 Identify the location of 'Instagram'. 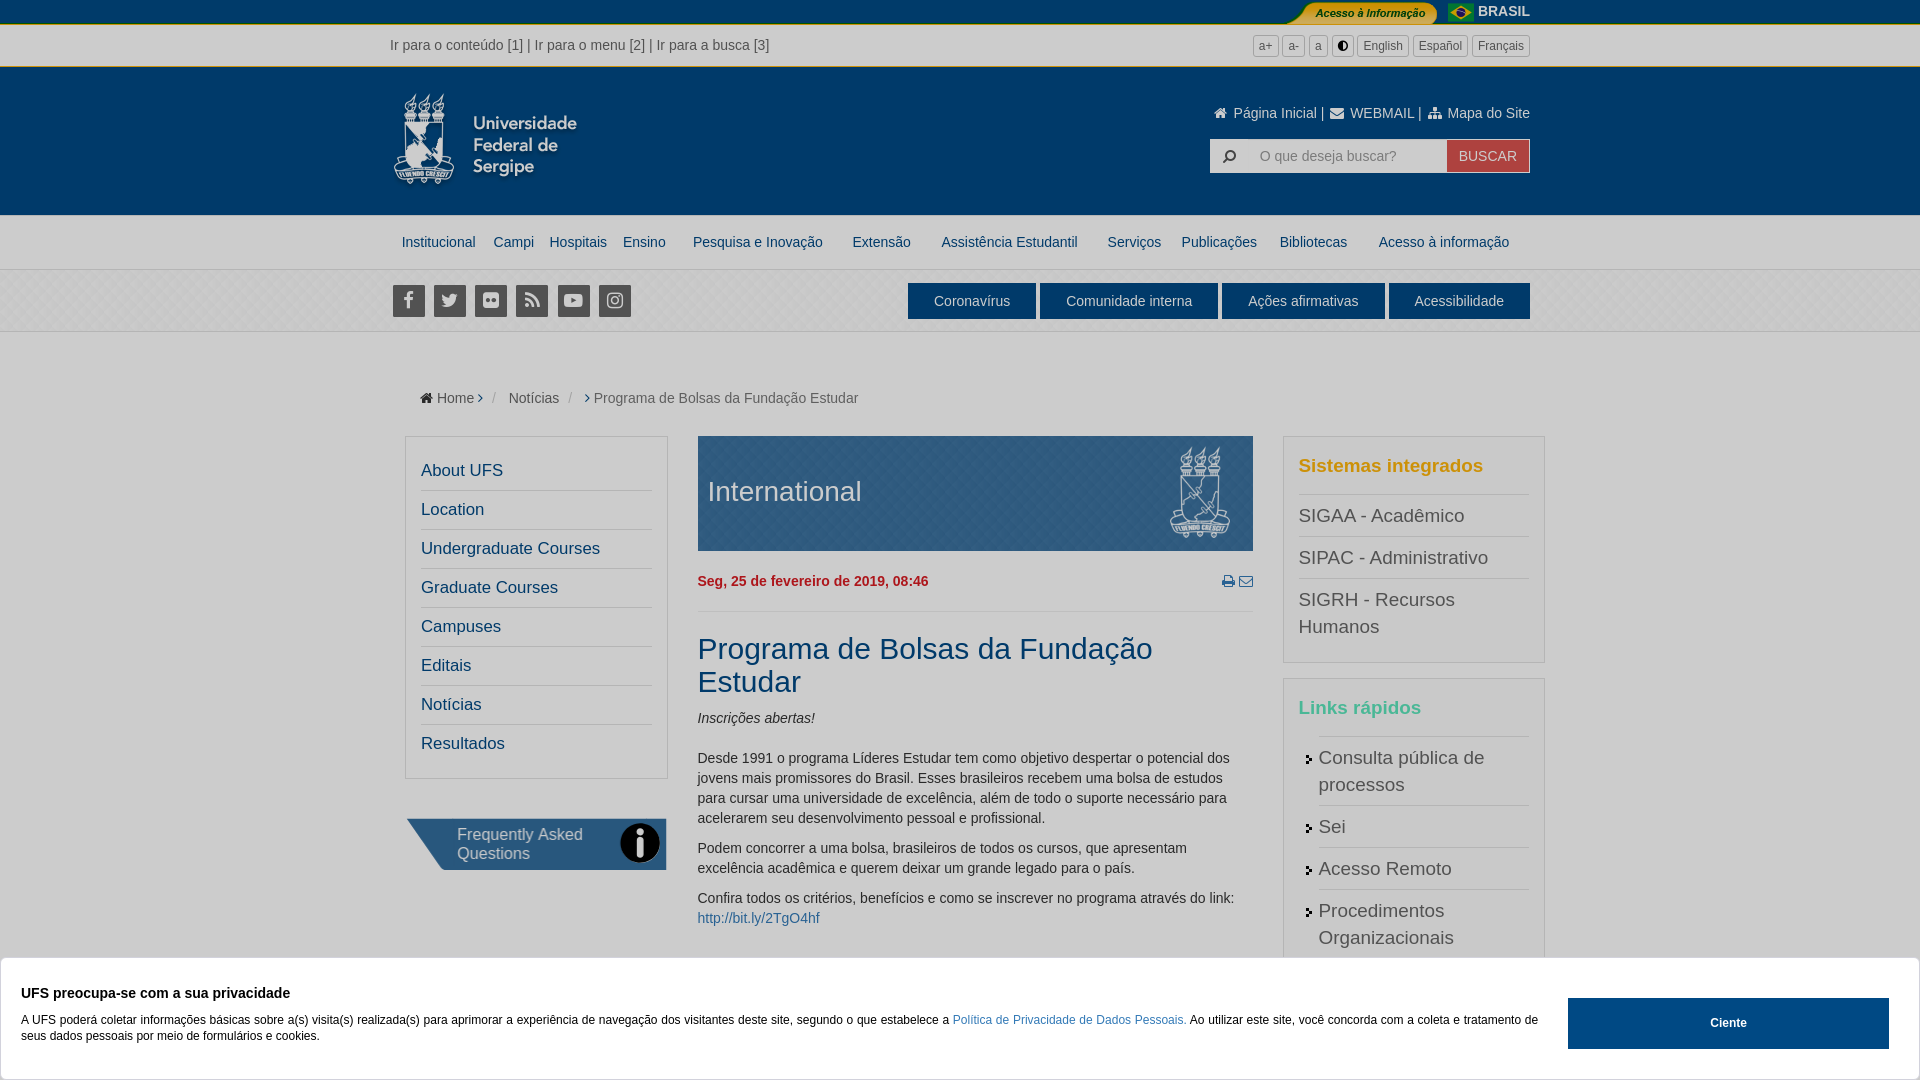
(613, 300).